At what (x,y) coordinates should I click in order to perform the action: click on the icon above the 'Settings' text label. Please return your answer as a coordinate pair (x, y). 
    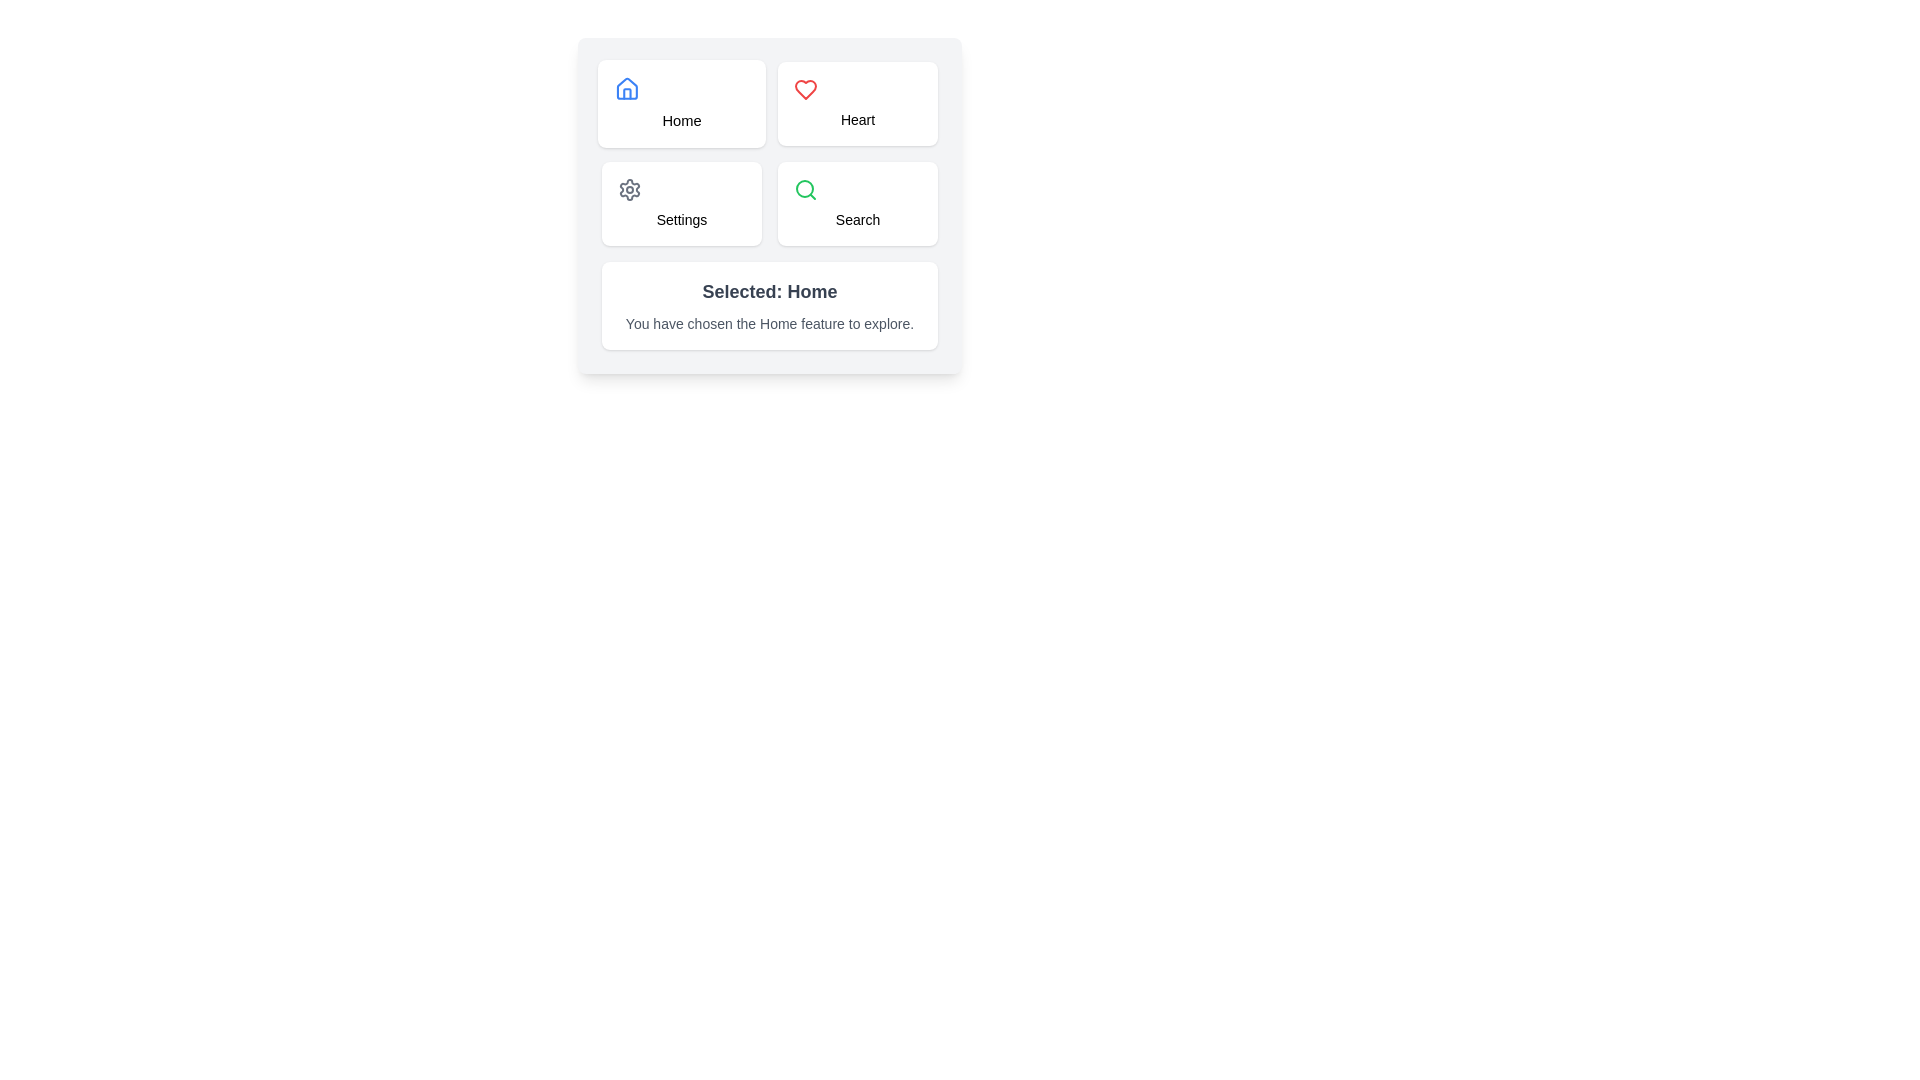
    Looking at the image, I should click on (681, 219).